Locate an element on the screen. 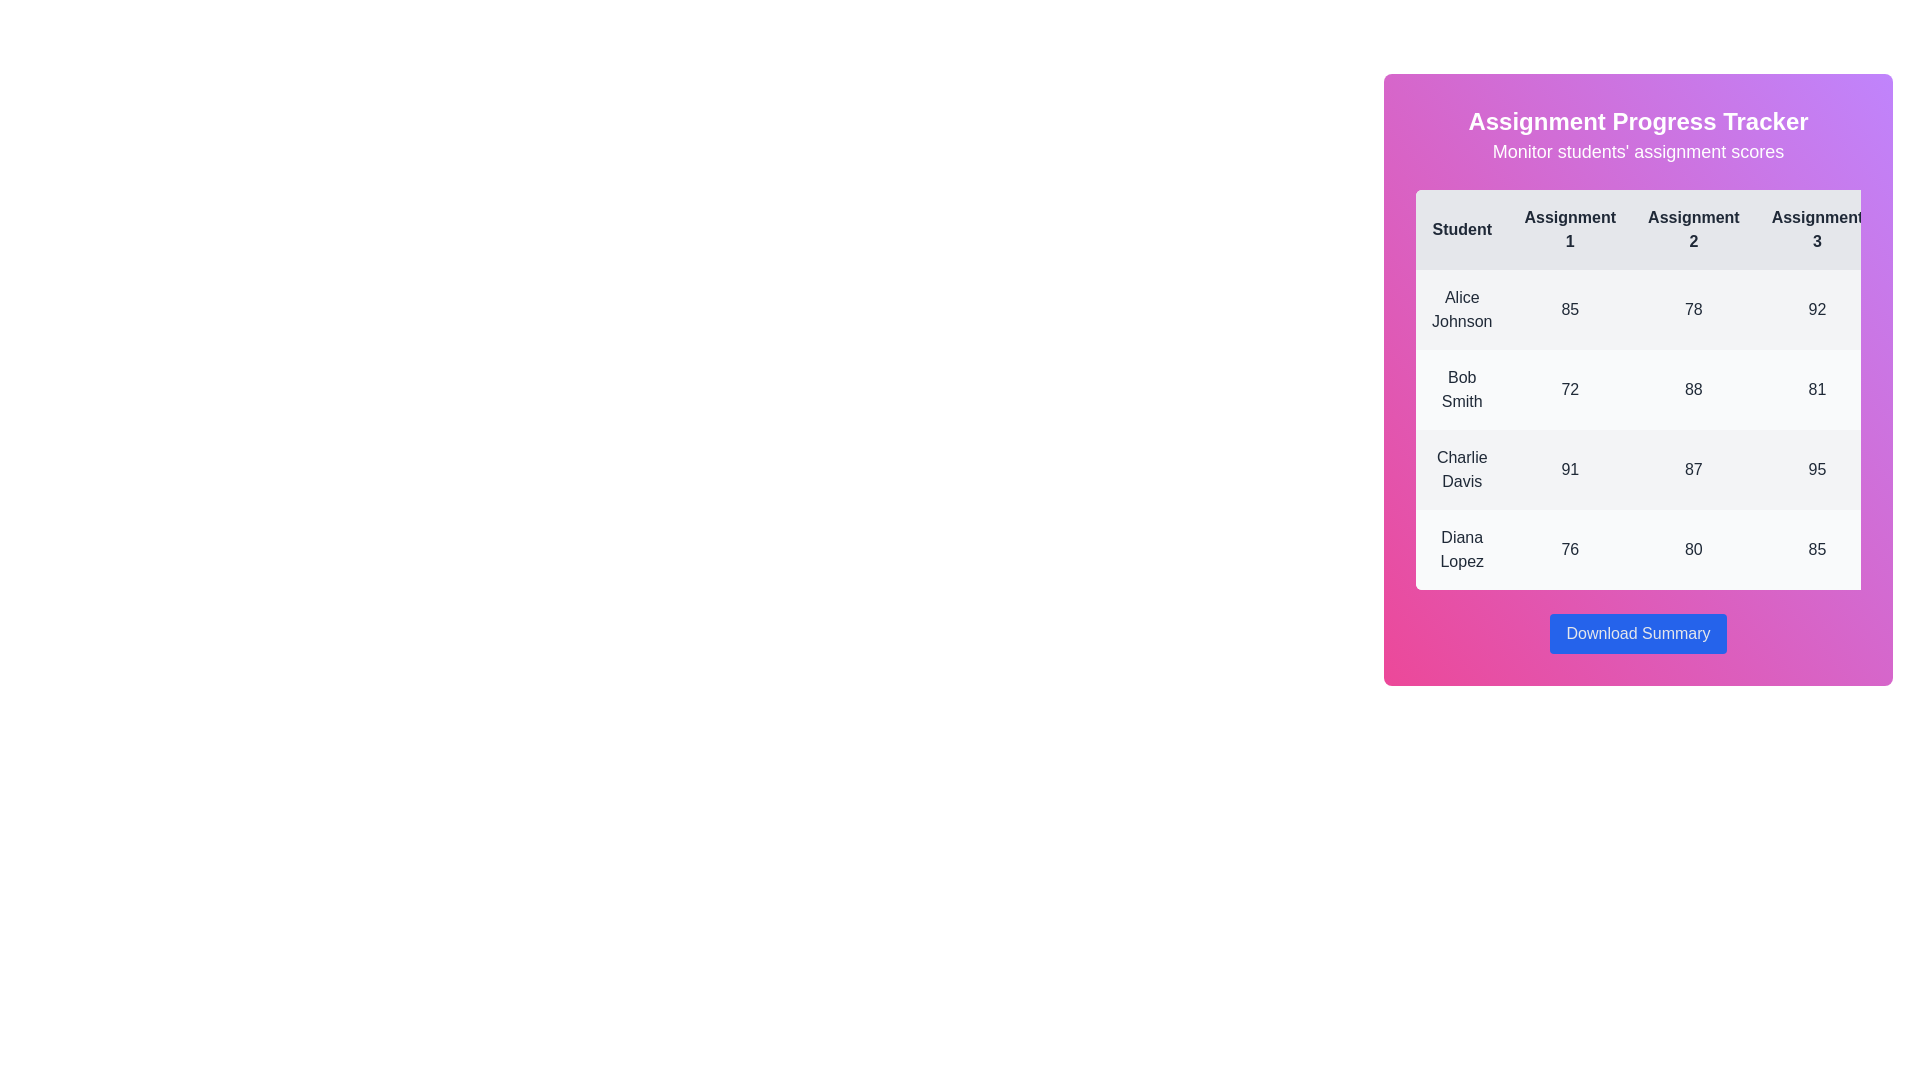 The width and height of the screenshot is (1920, 1080). the 'Download Summary' button to initiate the download of the assignment summary is located at coordinates (1638, 633).